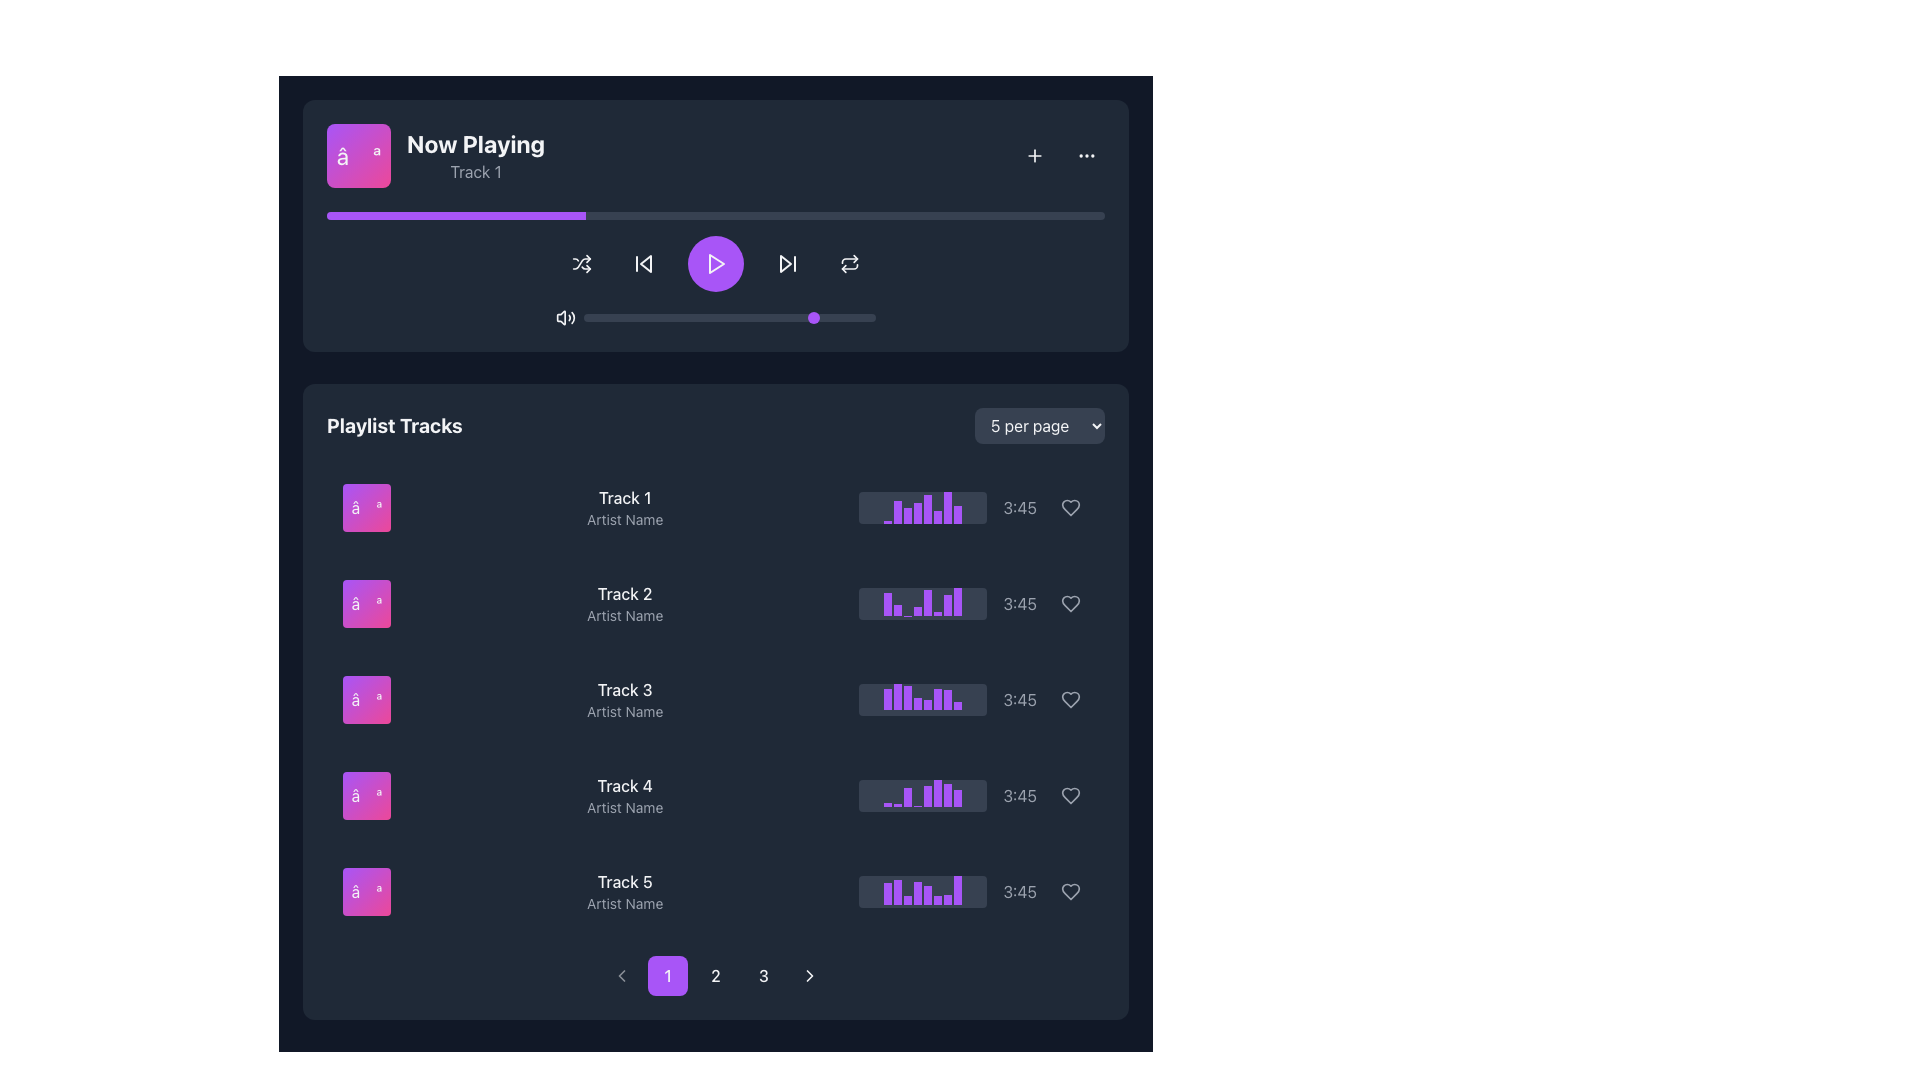 This screenshot has width=1920, height=1080. Describe the element at coordinates (917, 703) in the screenshot. I see `the fourth graphical bar element in the audio visualization of the third track in the playlist` at that location.